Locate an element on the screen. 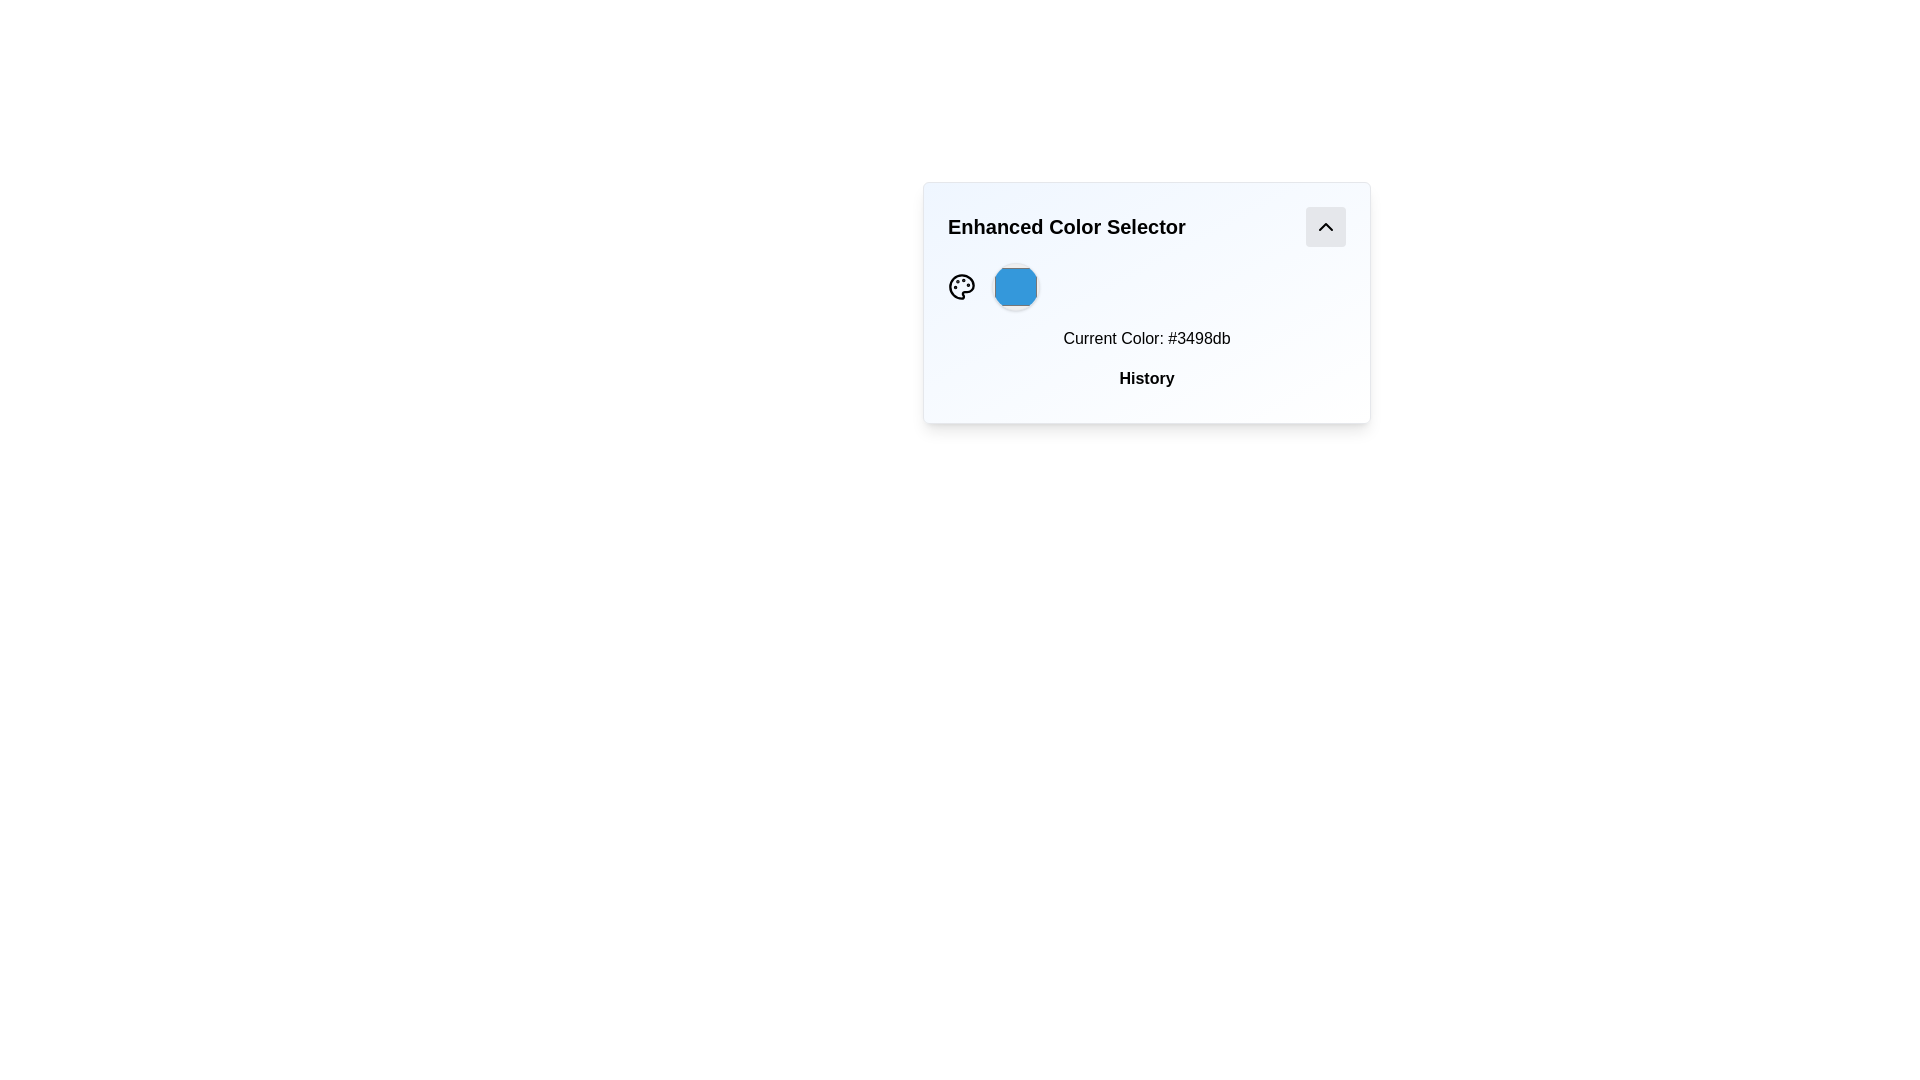 The height and width of the screenshot is (1080, 1920). the palette icon located in the 'Enhanced Color Selector' panel, which is depicted as a circular shape with smaller circles around its edges is located at coordinates (961, 286).